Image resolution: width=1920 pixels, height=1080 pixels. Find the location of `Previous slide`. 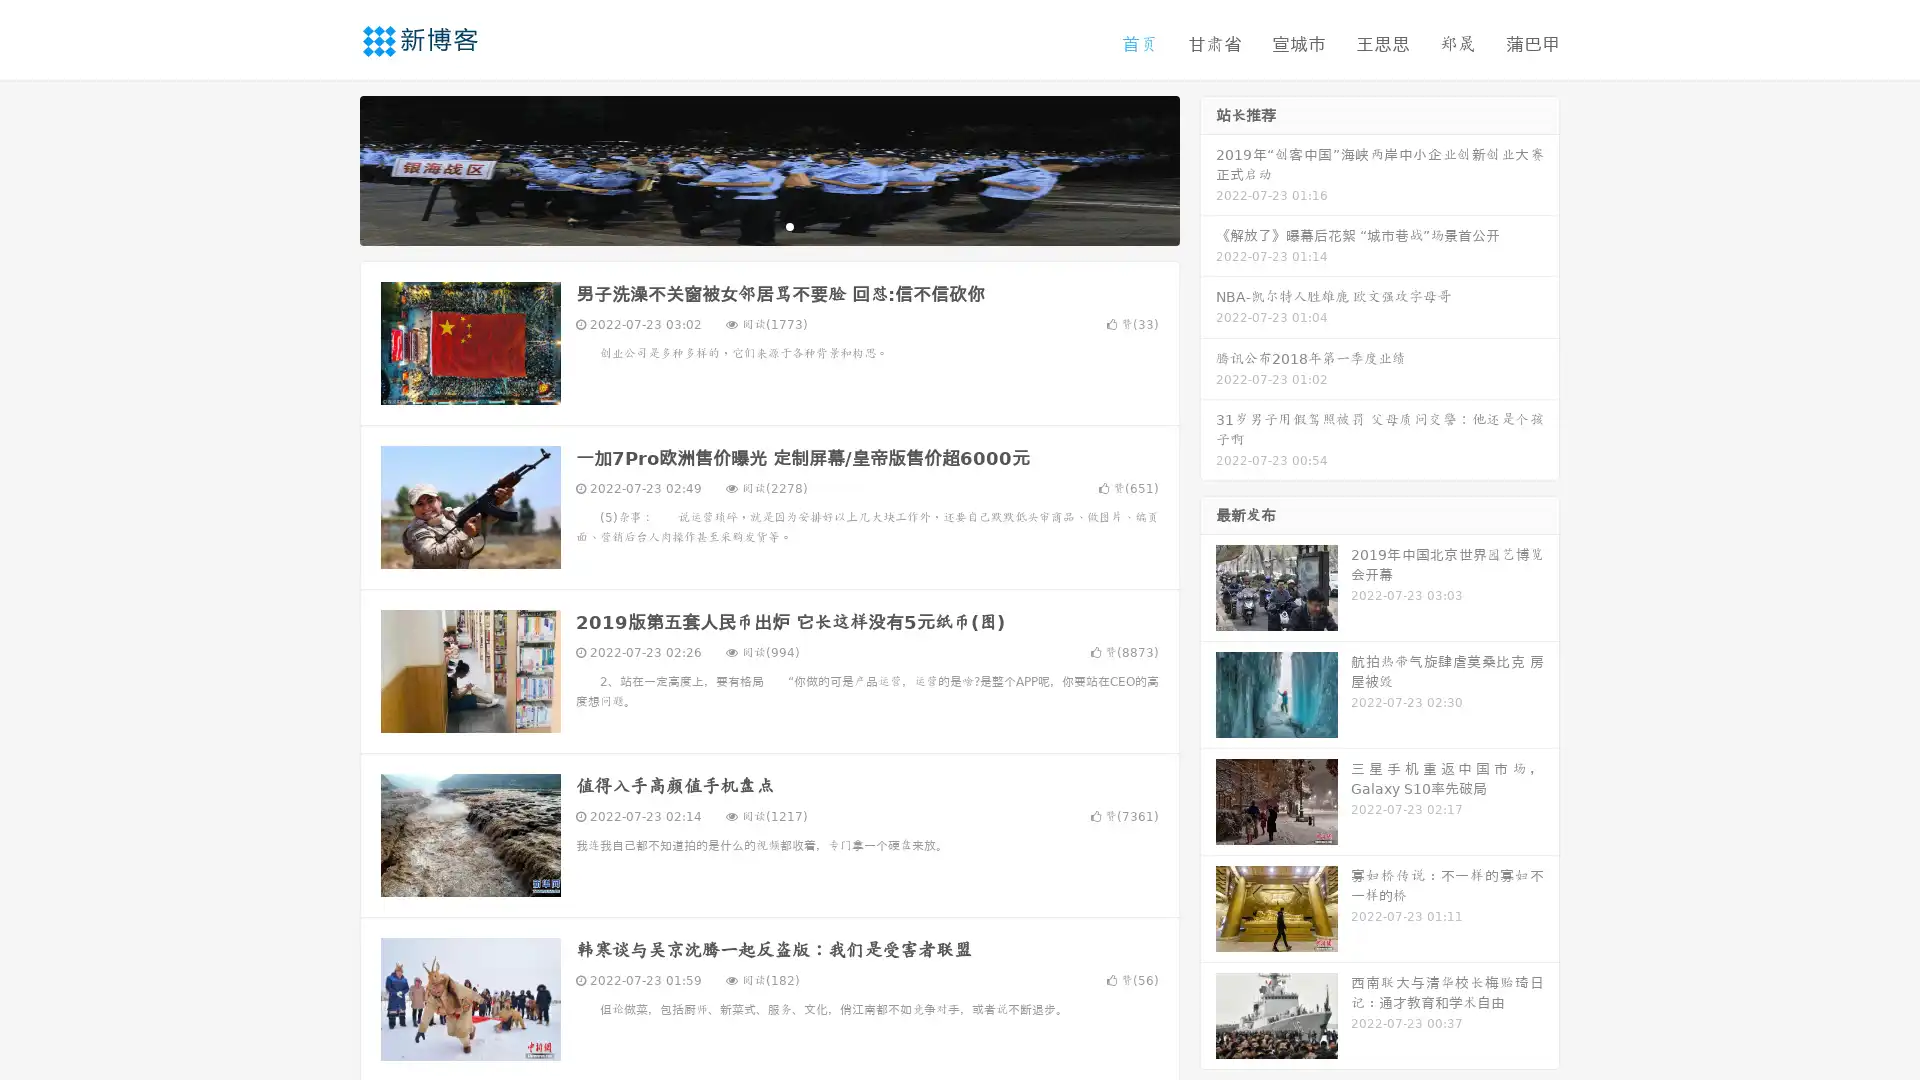

Previous slide is located at coordinates (330, 168).